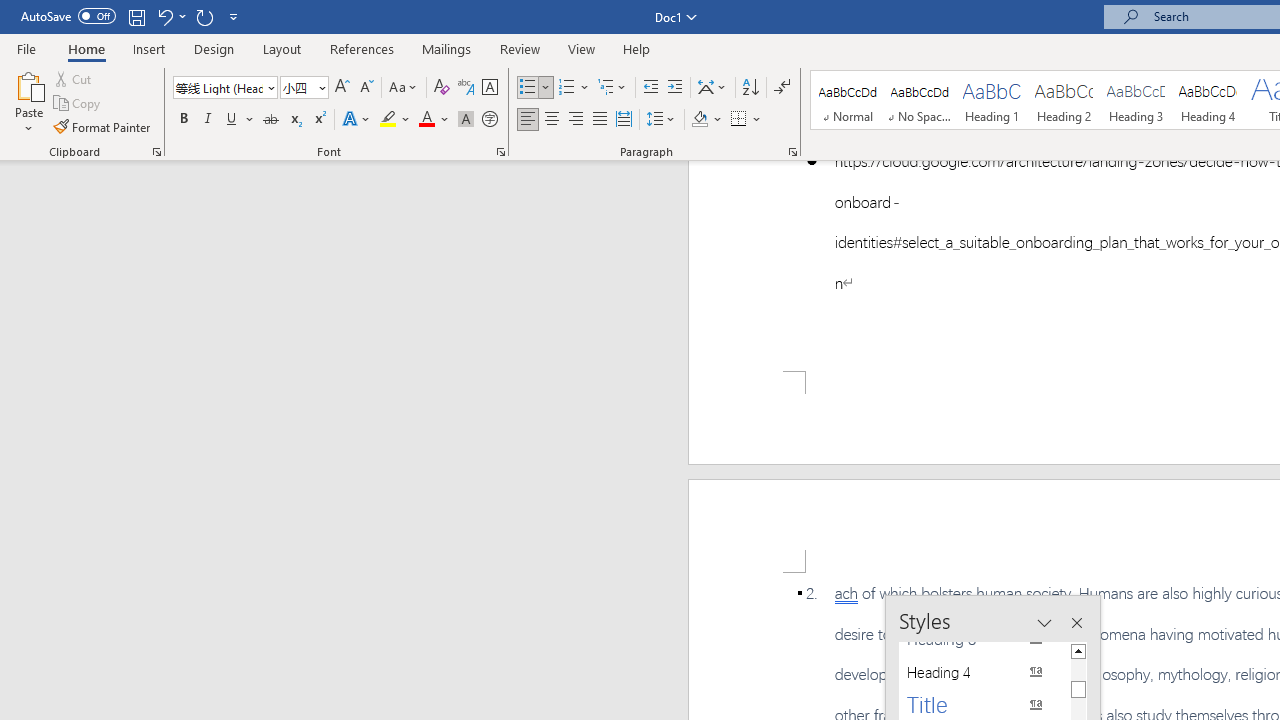 The image size is (1280, 720). Describe the element at coordinates (712, 86) in the screenshot. I see `'Asian Layout'` at that location.